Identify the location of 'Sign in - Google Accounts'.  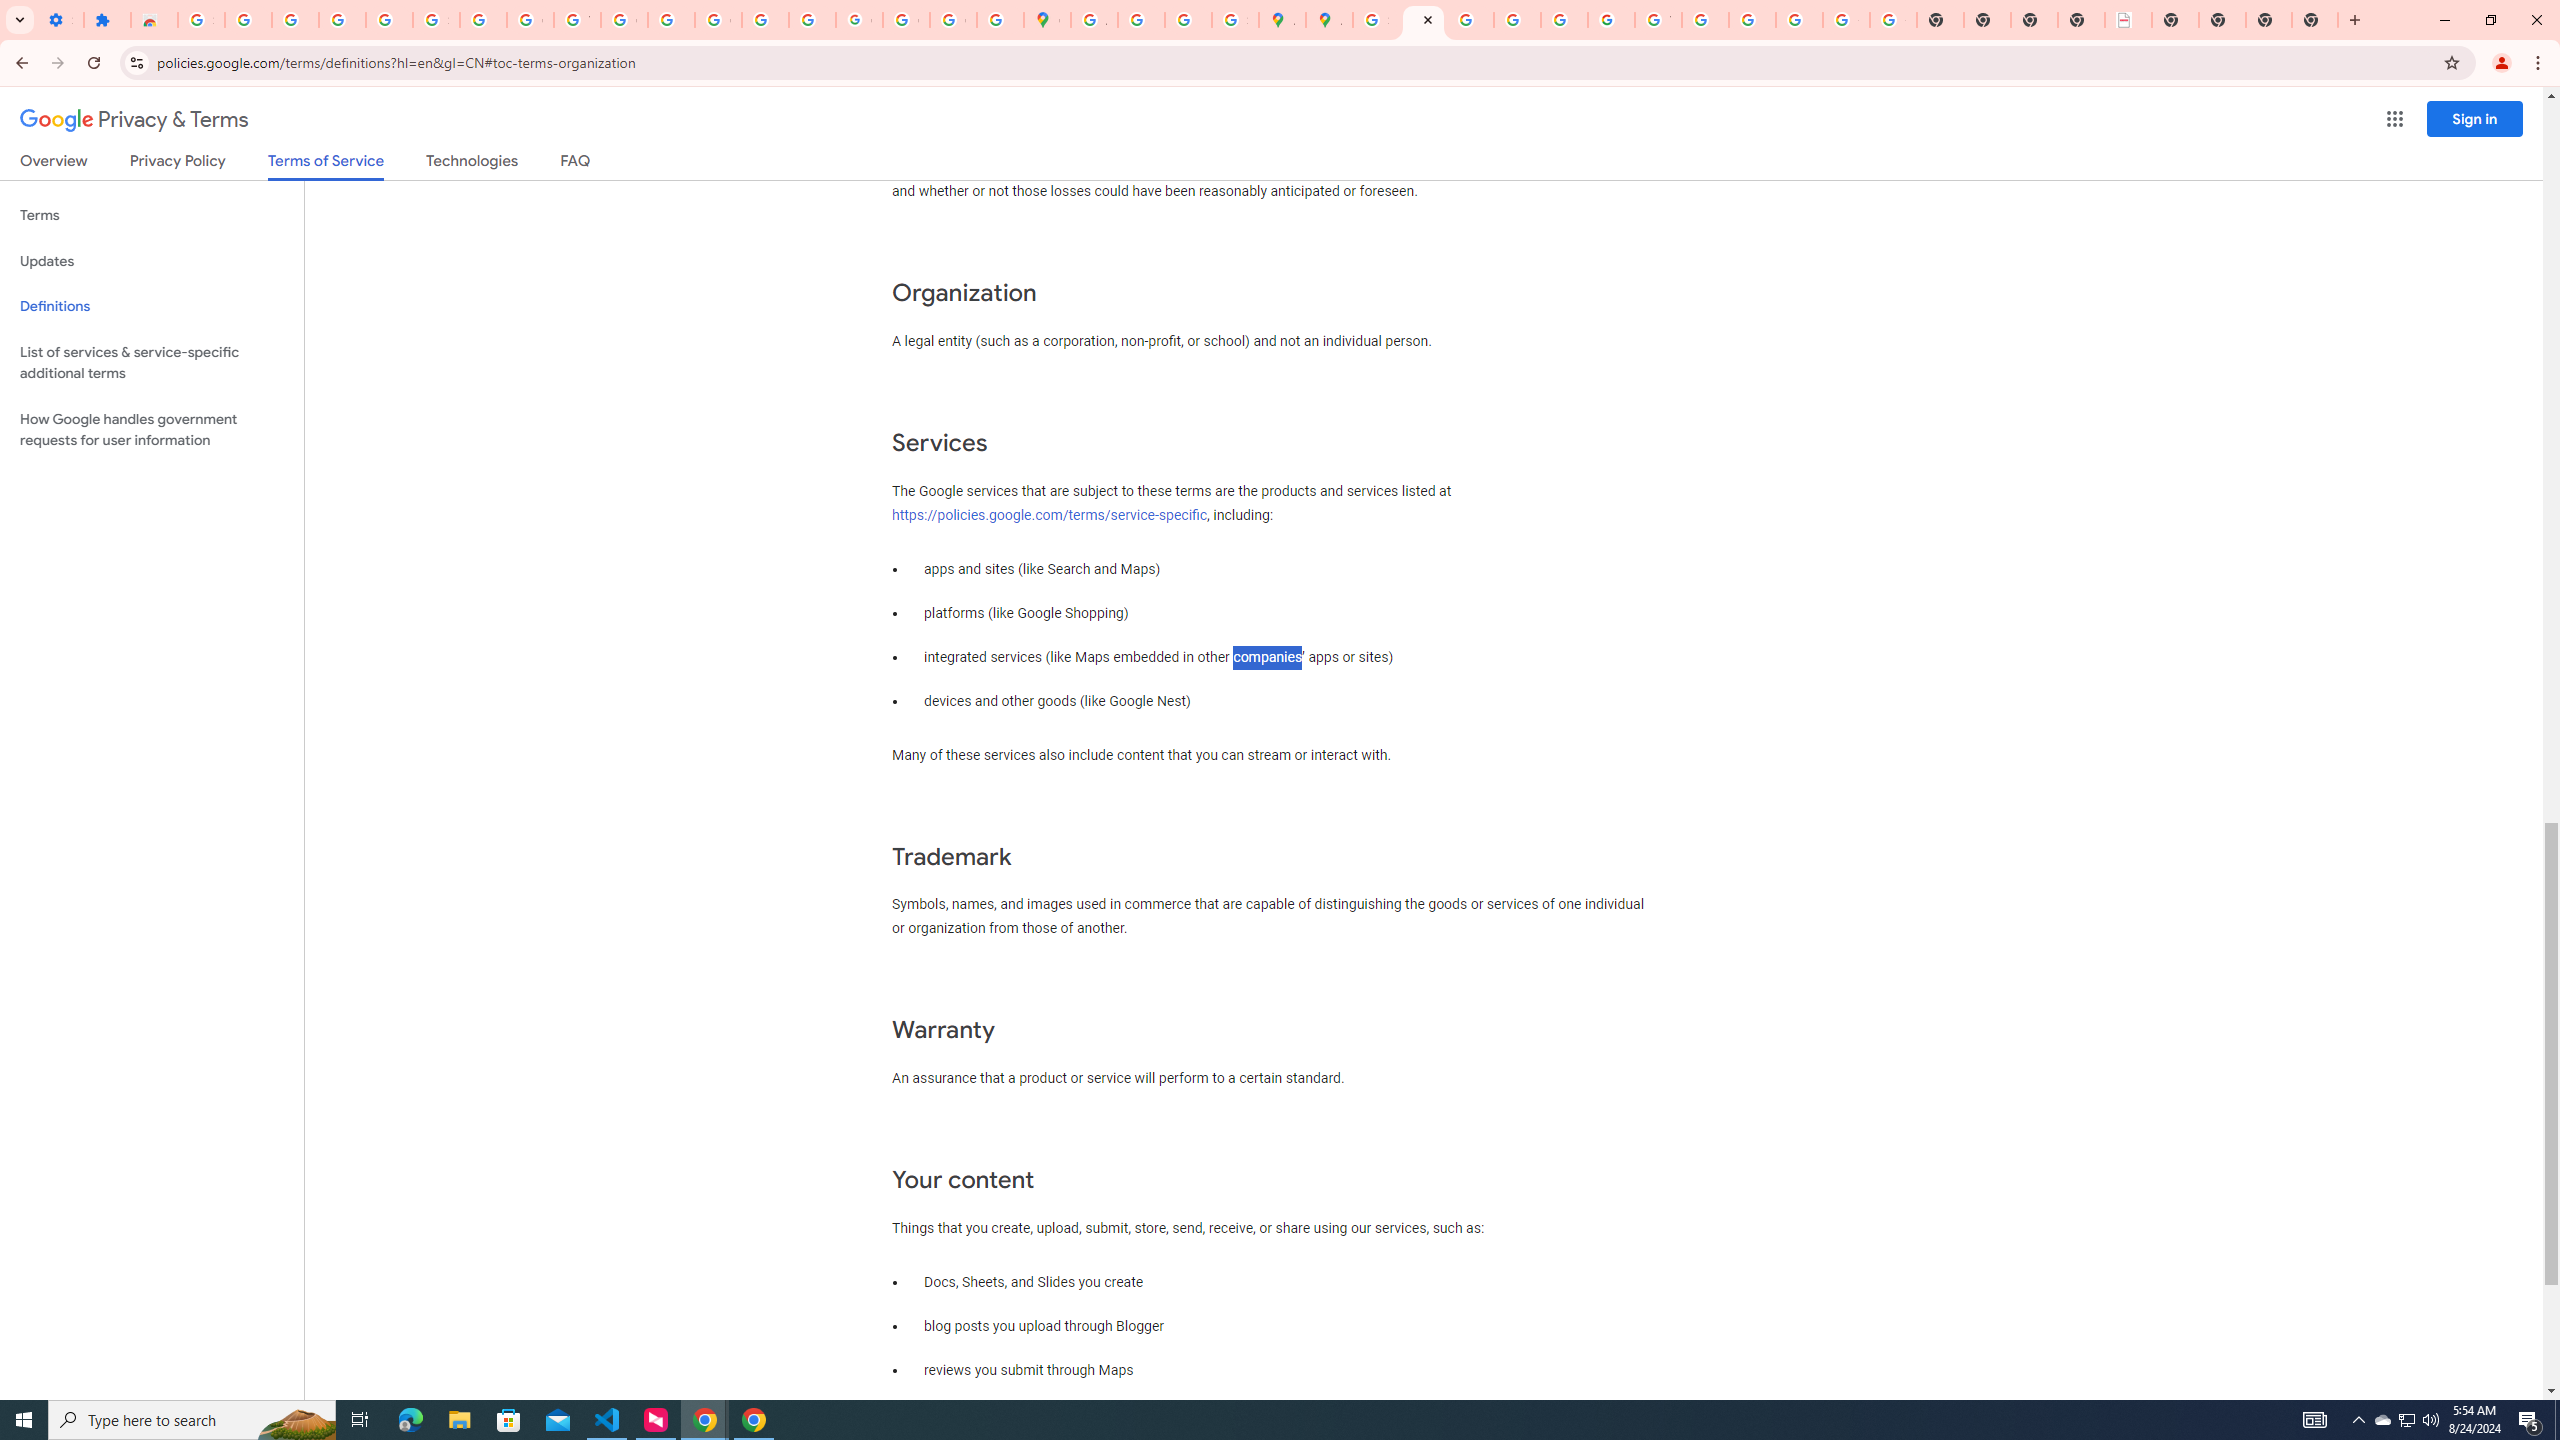
(436, 19).